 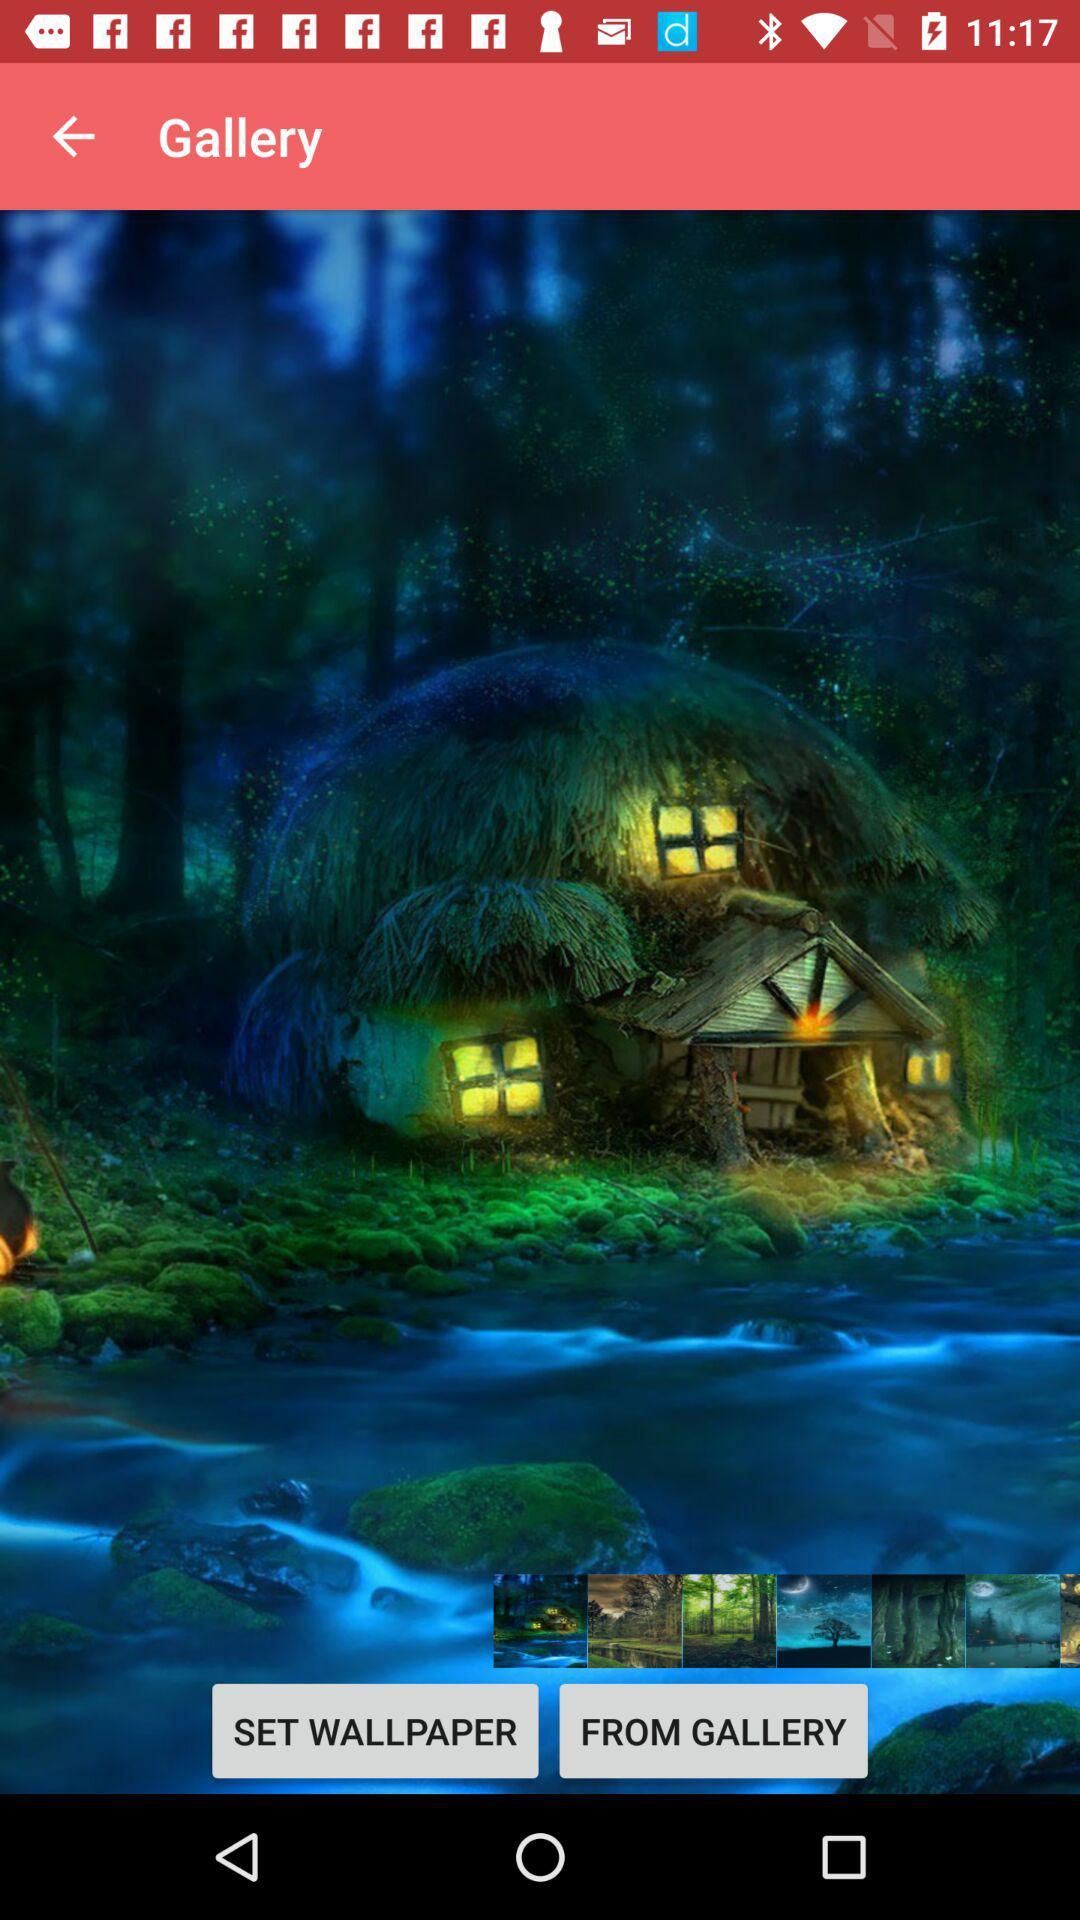 What do you see at coordinates (712, 1730) in the screenshot?
I see `the item to the right of the set wallpaper` at bounding box center [712, 1730].